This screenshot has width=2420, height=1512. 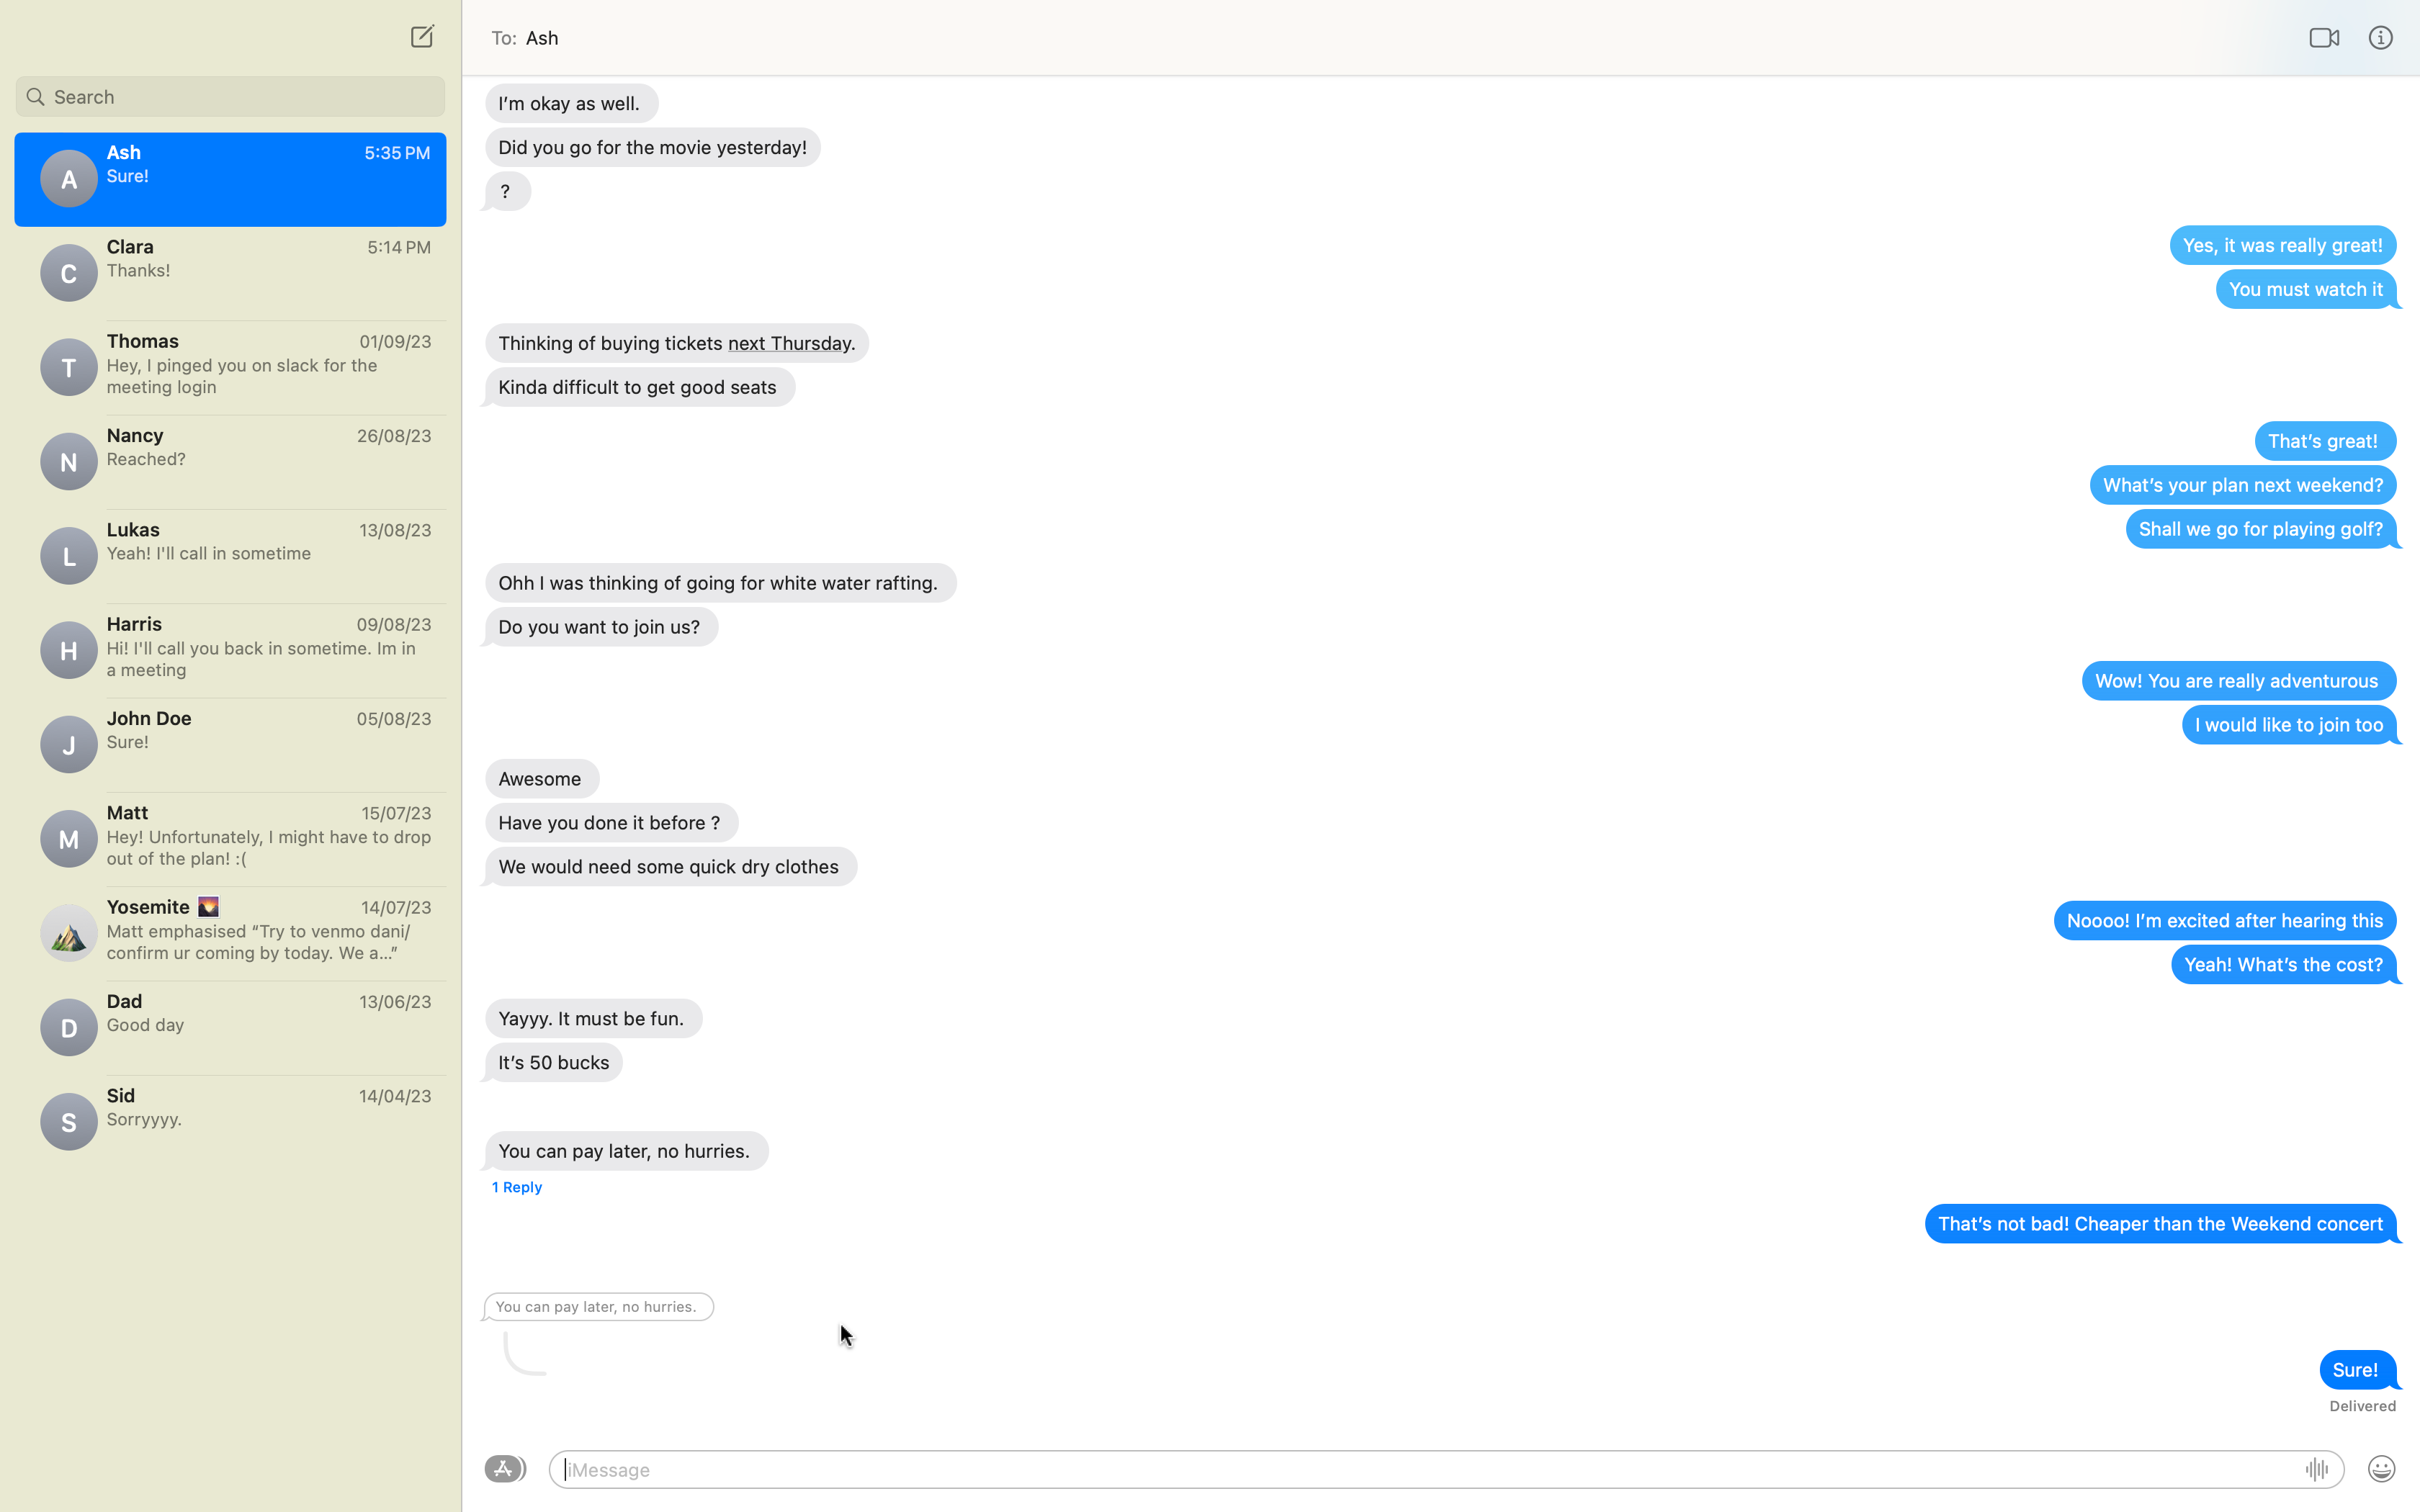 I want to click on Start new chat with Chris, so click(x=419, y=35).